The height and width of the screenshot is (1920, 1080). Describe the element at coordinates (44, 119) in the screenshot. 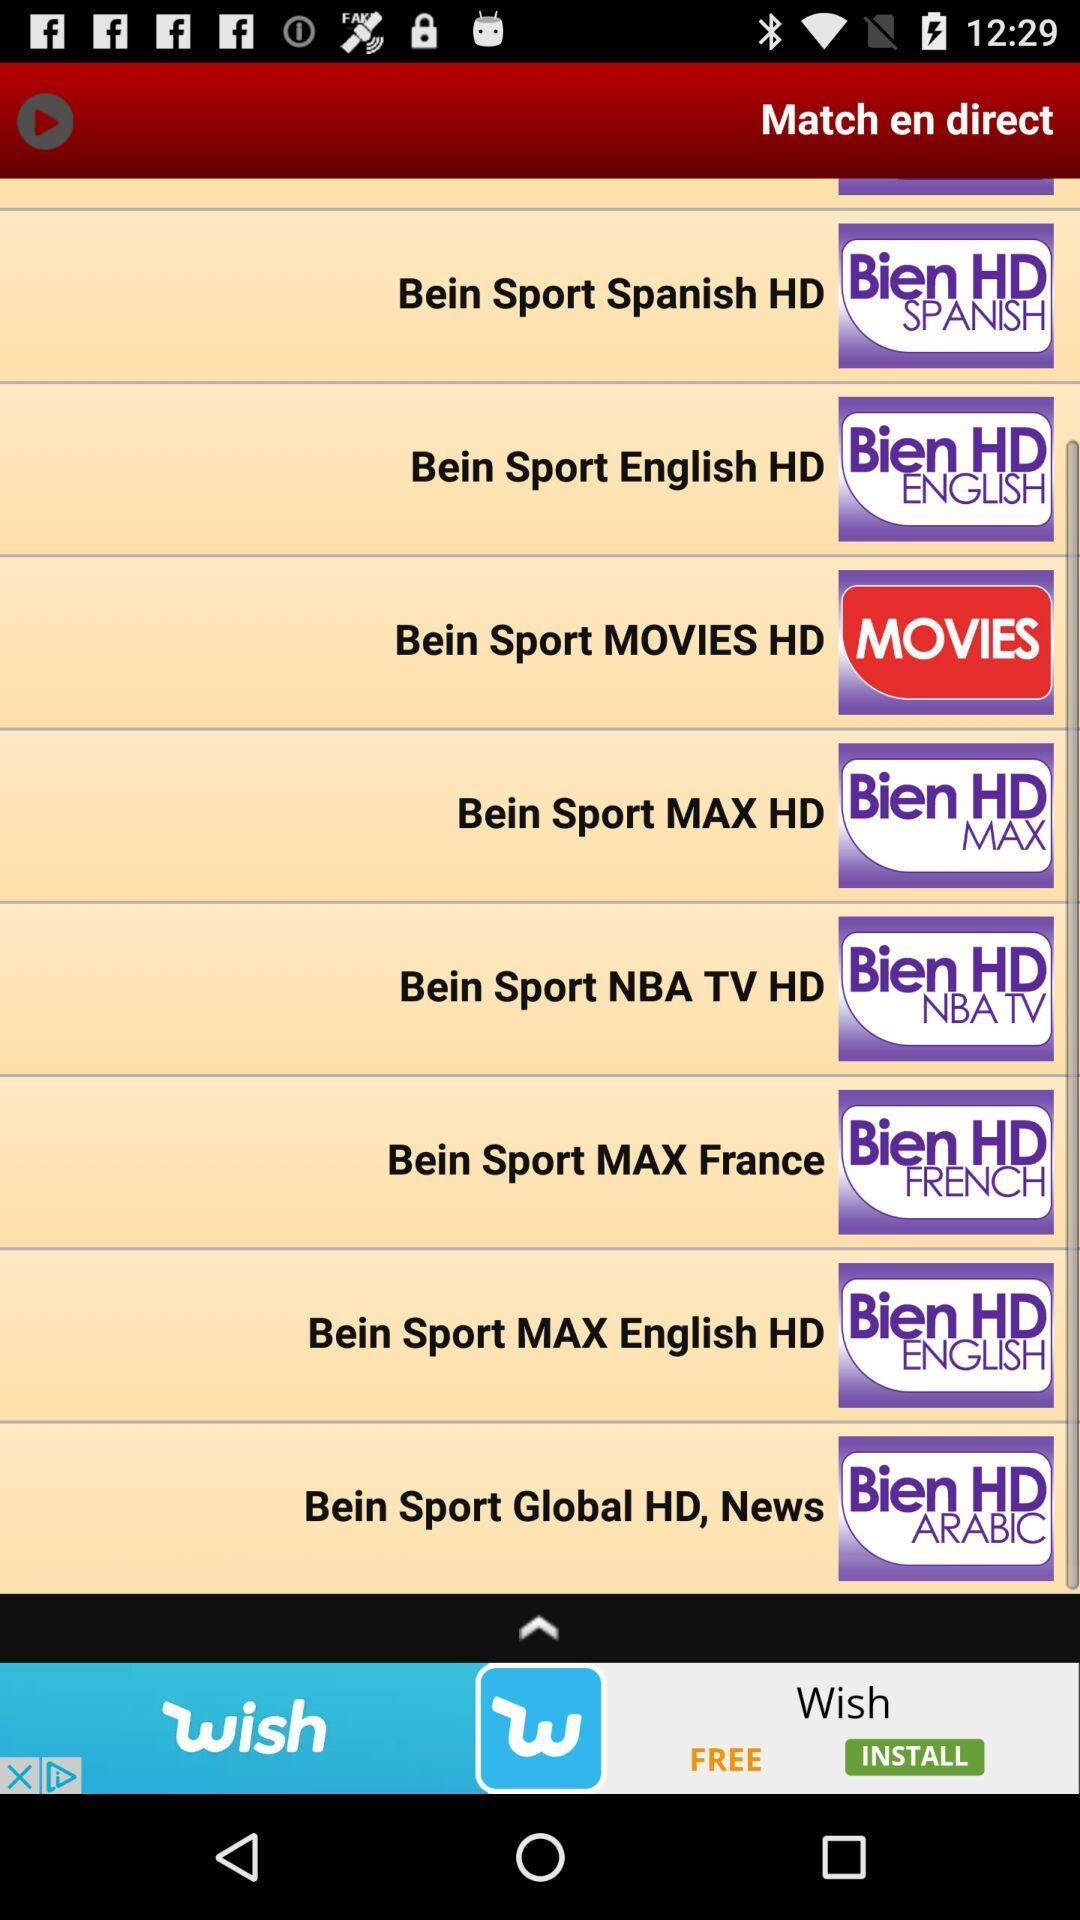

I see `go forward` at that location.